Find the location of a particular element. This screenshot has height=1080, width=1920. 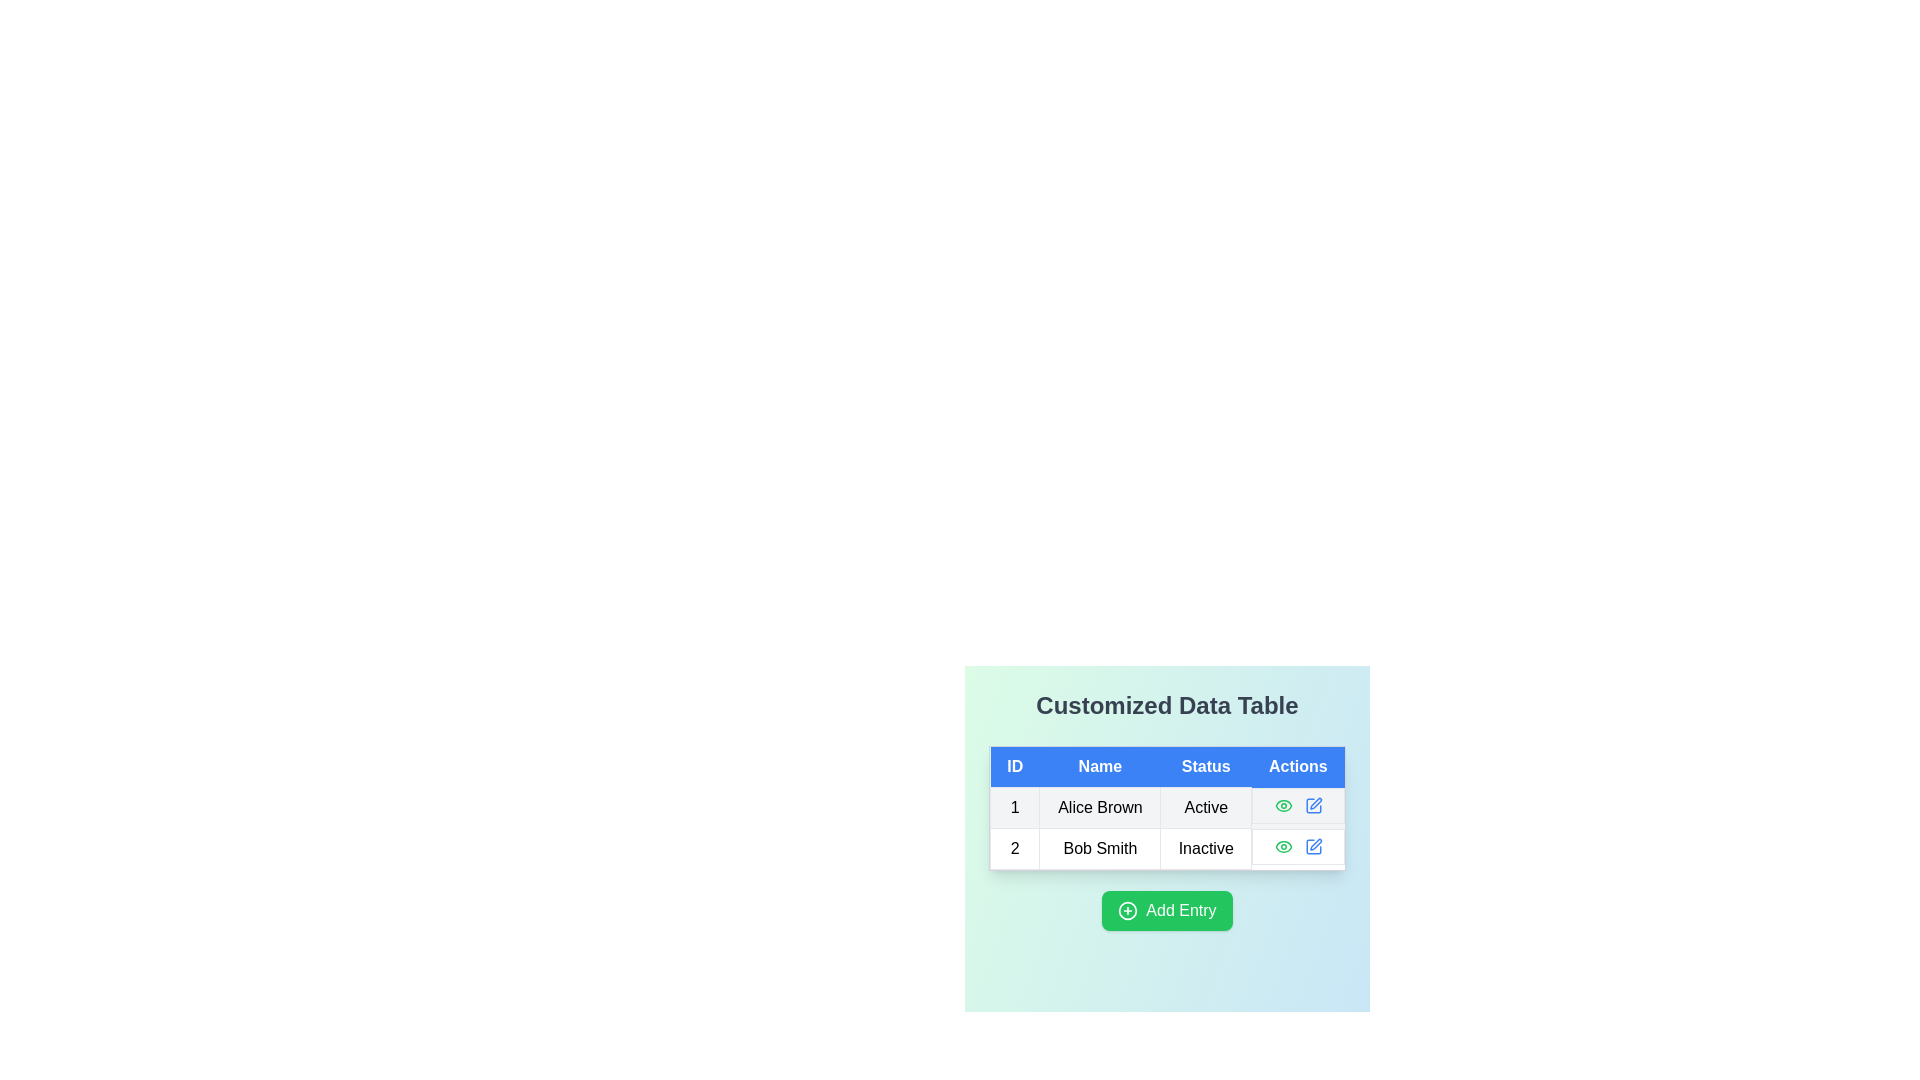

the text display field that shows 'Bob Smith', which is located in the second row and second column of the table, positioned between 'ID' and 'Status' is located at coordinates (1099, 848).